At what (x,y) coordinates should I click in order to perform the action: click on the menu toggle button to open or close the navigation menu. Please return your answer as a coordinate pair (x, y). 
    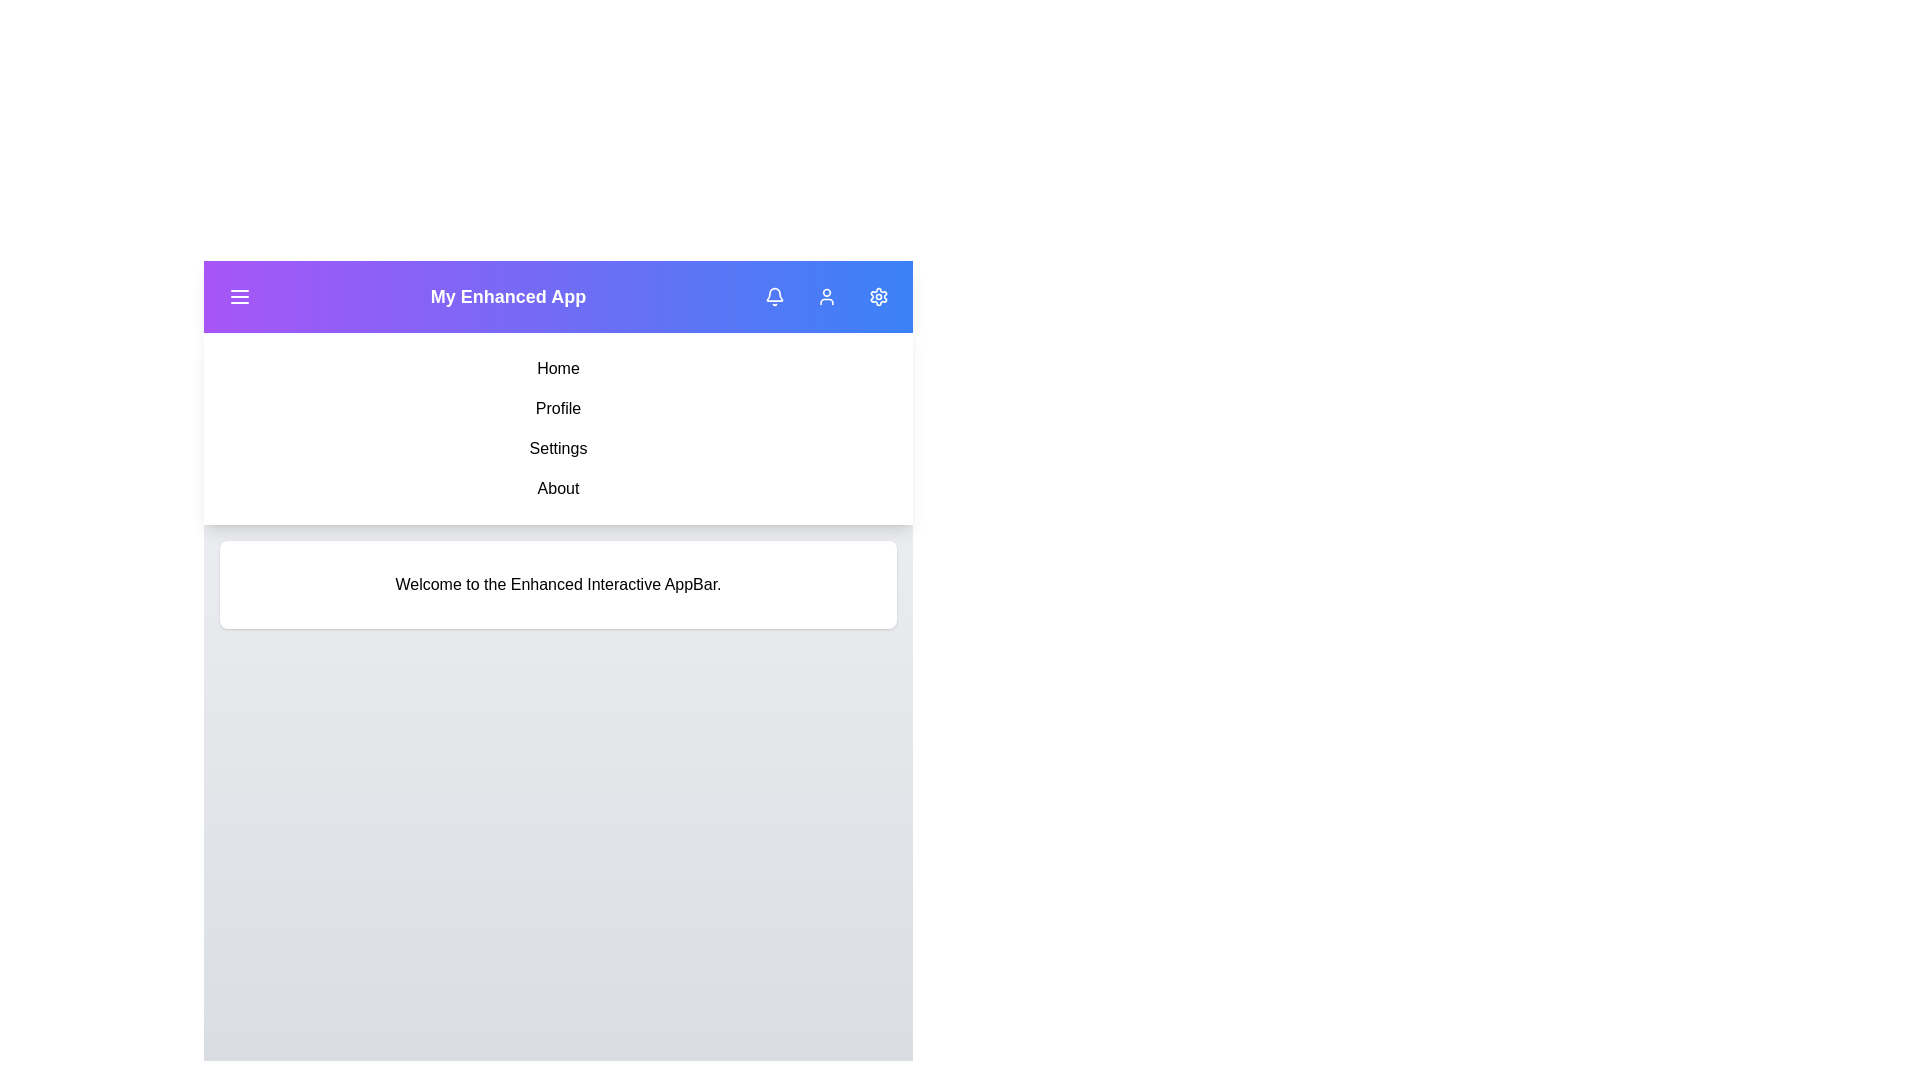
    Looking at the image, I should click on (240, 297).